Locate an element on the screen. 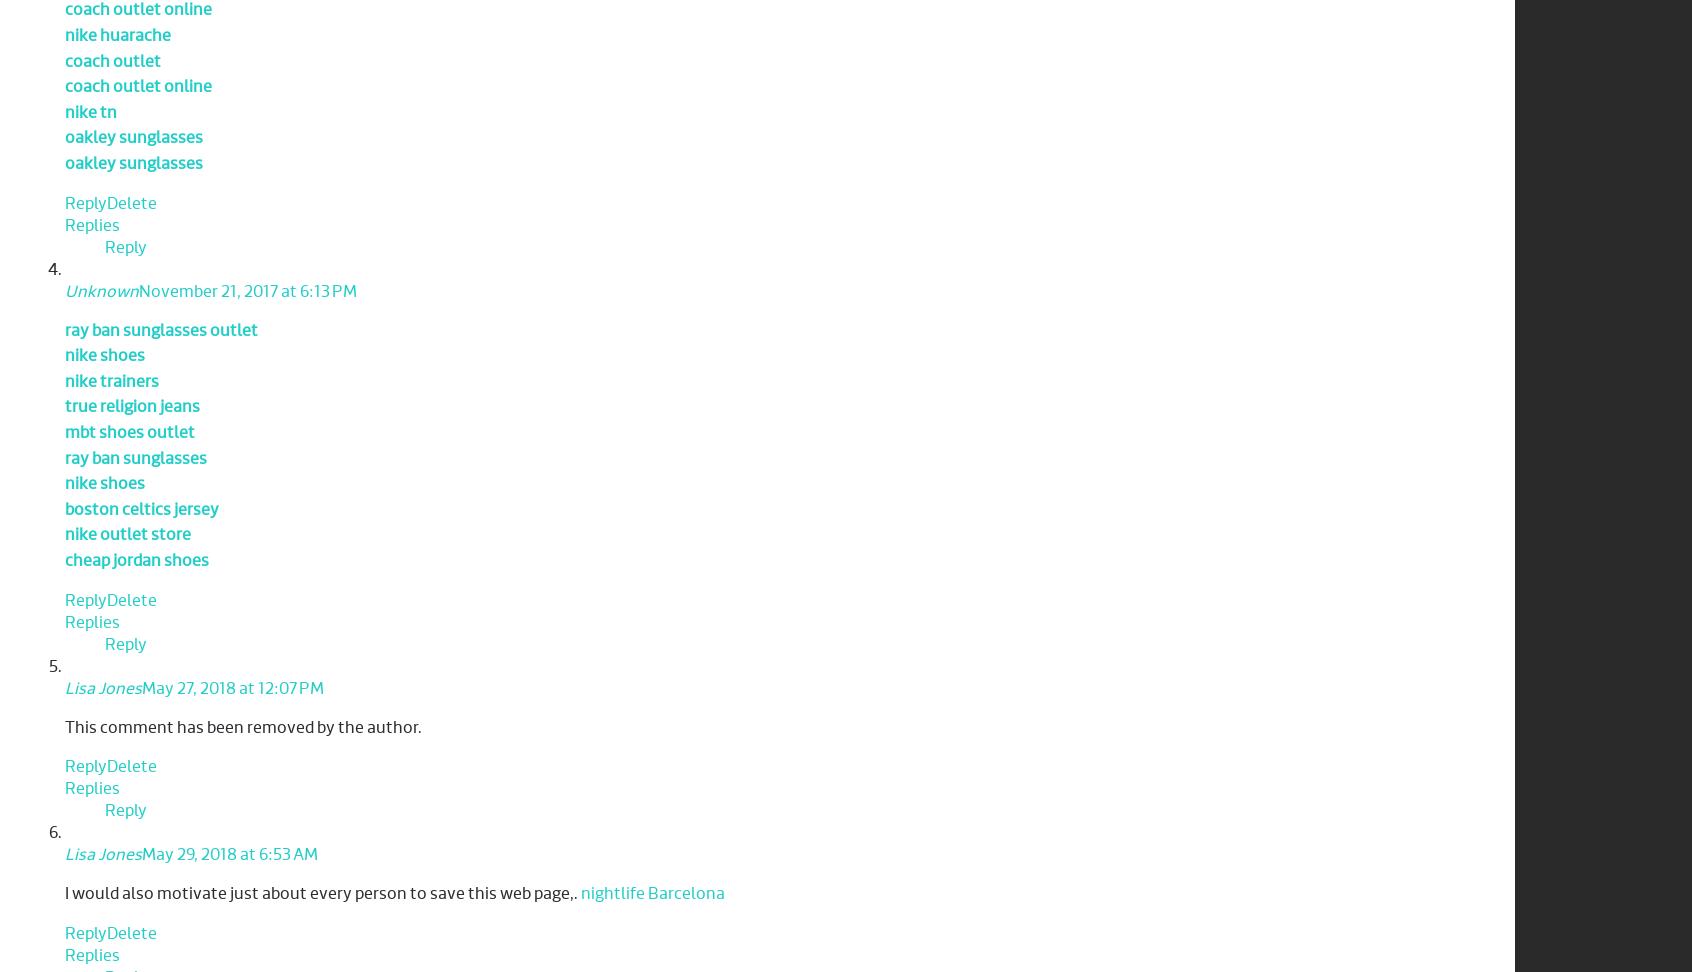 The height and width of the screenshot is (972, 1692). 'boston celtics jersey' is located at coordinates (141, 509).